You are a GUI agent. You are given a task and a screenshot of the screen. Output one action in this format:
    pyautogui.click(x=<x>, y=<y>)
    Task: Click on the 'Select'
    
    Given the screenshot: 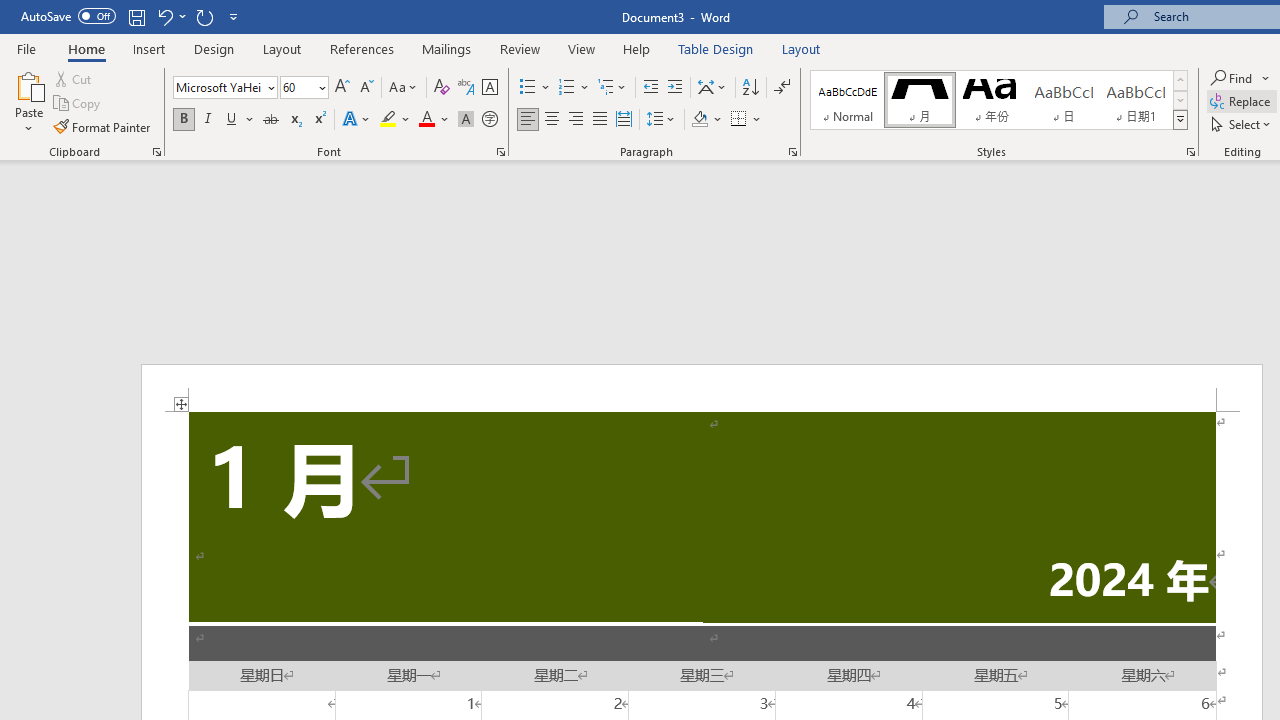 What is the action you would take?
    pyautogui.click(x=1241, y=124)
    